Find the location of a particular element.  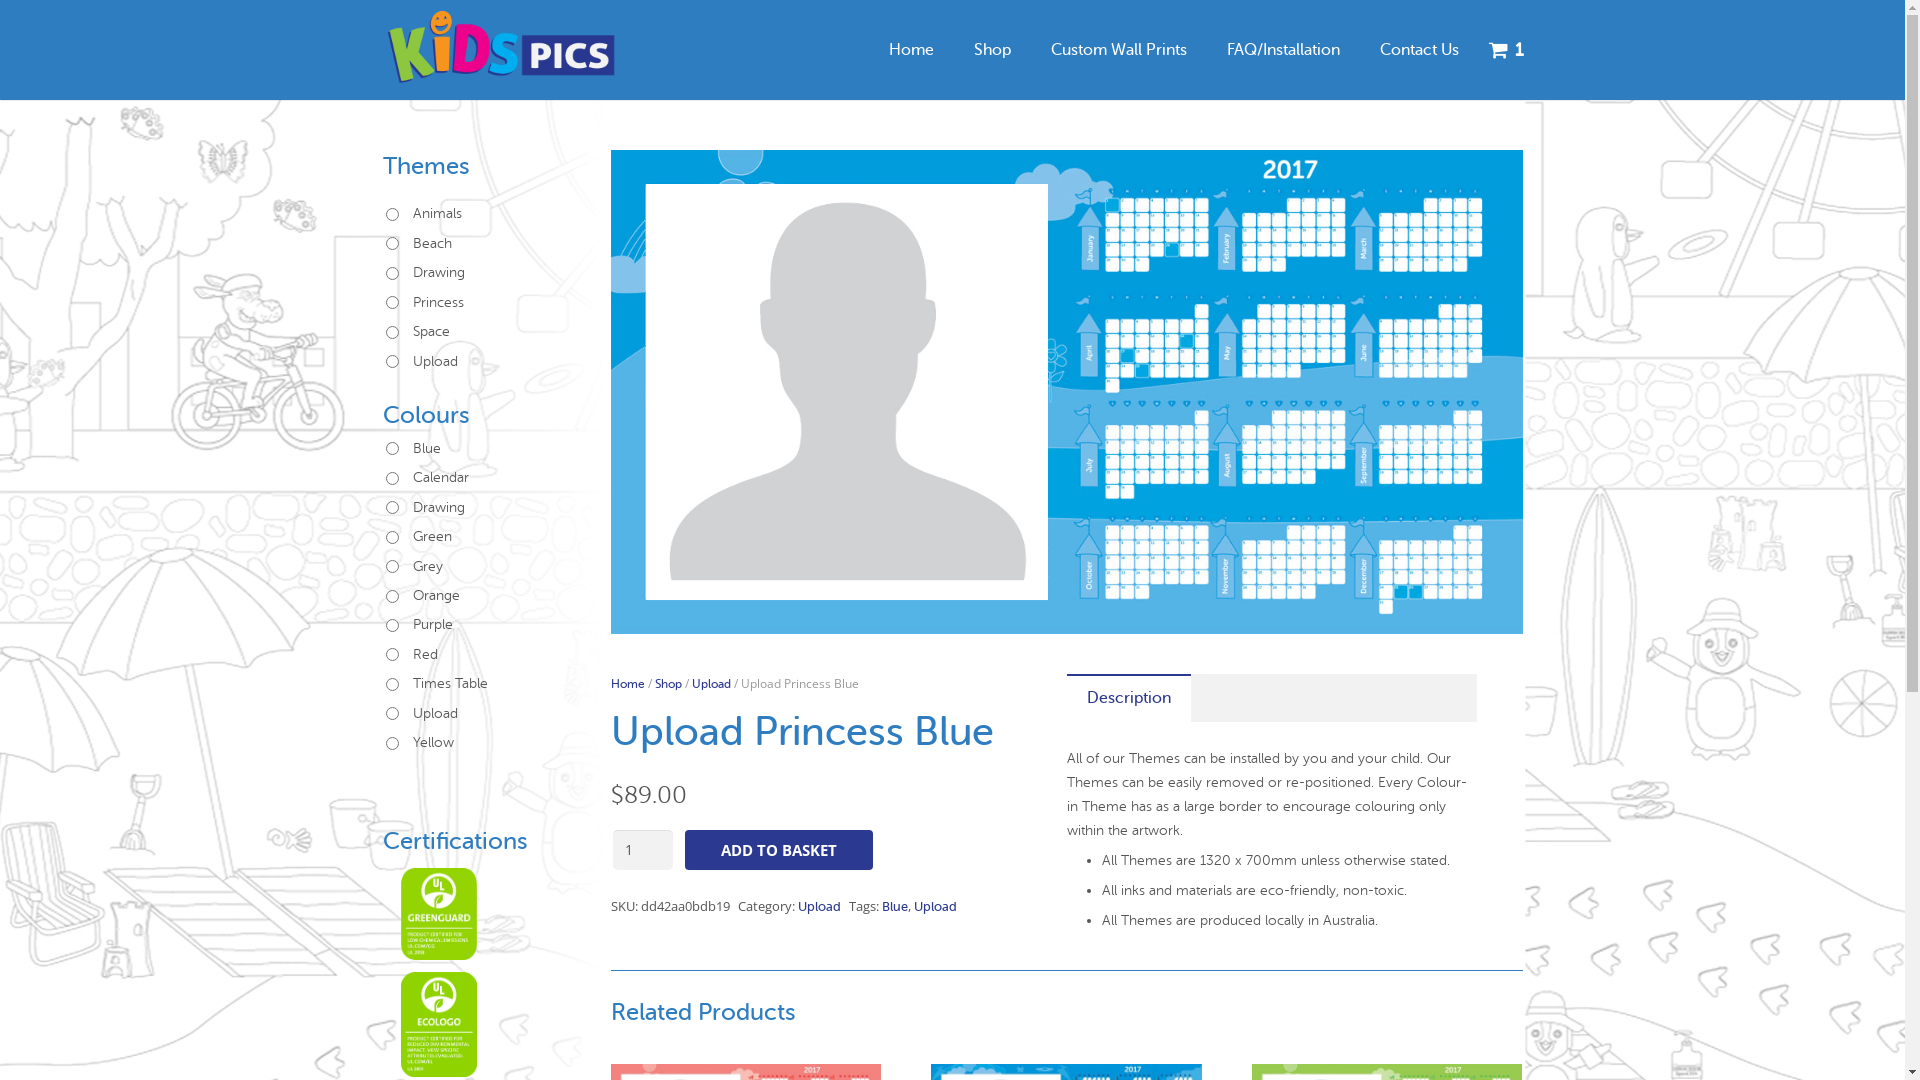

'Qty' is located at coordinates (642, 849).